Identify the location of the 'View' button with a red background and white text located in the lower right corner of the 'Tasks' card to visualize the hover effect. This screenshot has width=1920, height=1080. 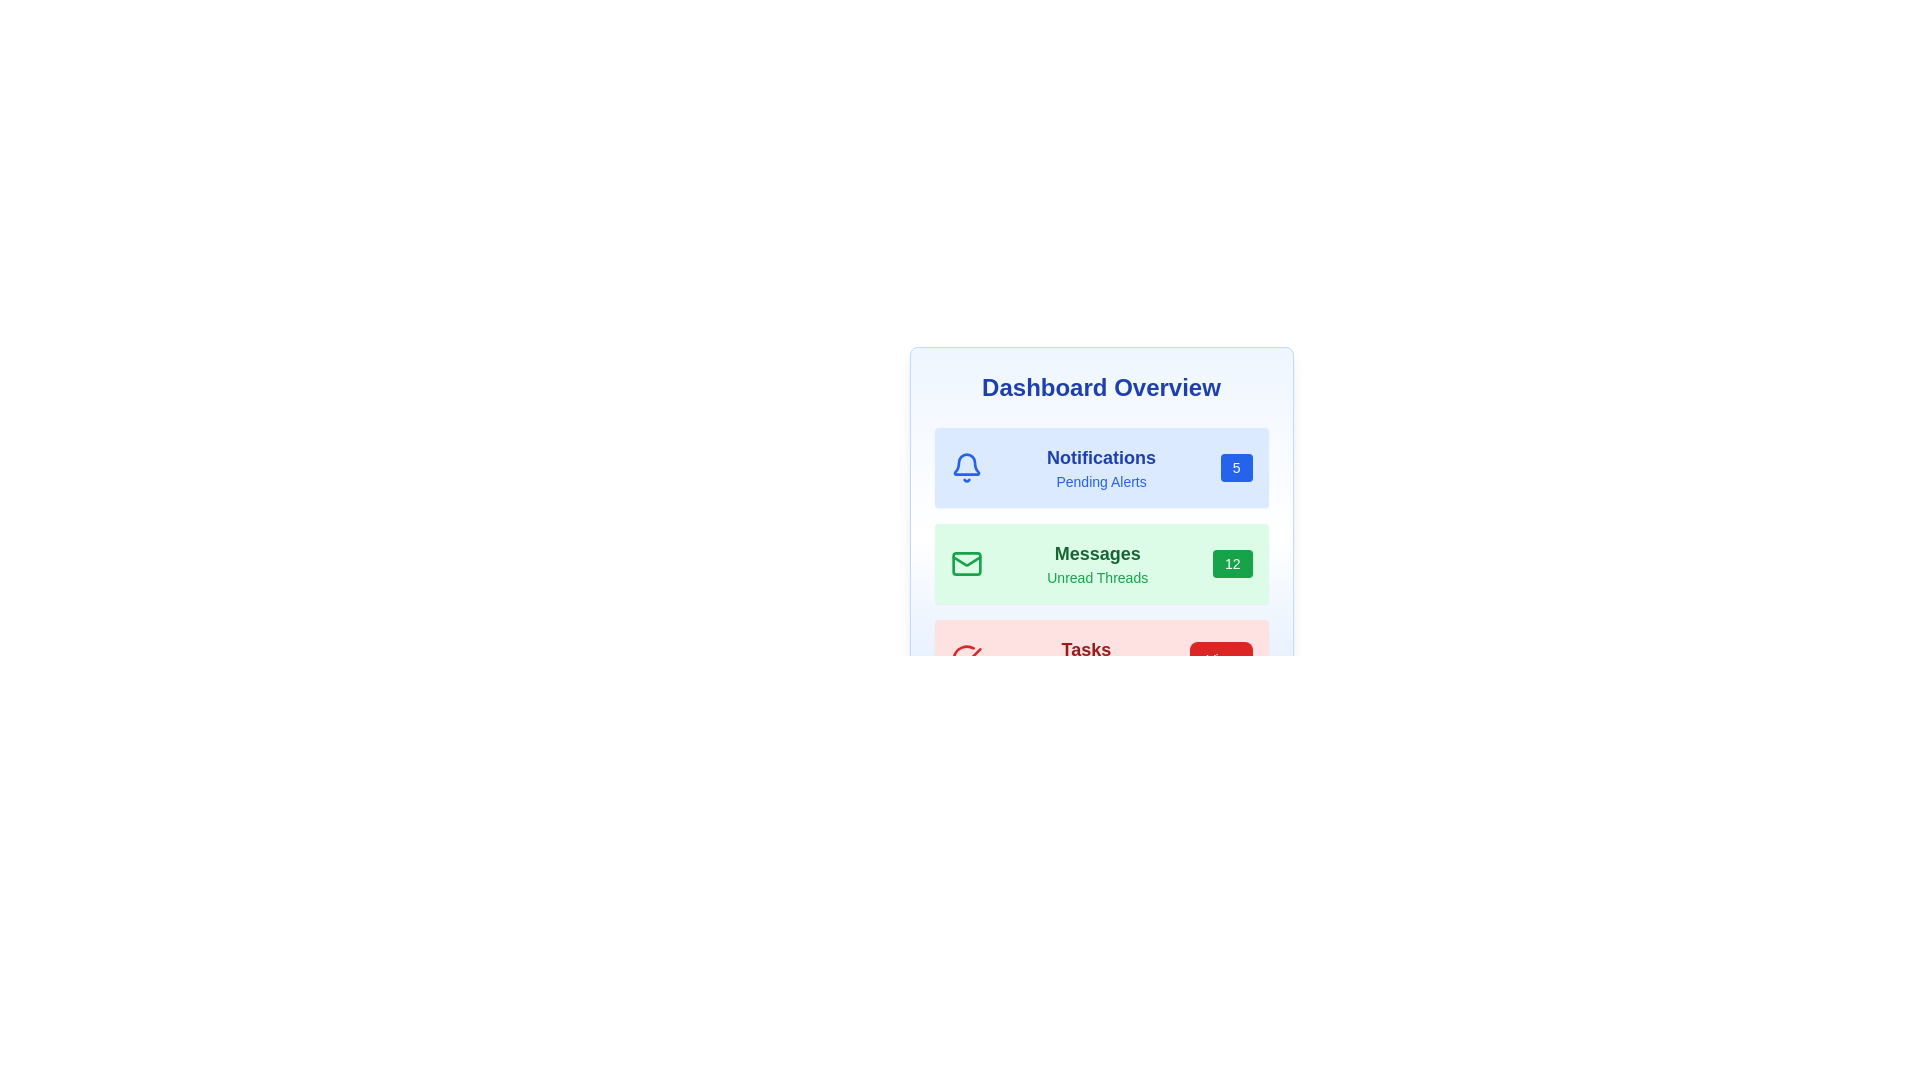
(1220, 659).